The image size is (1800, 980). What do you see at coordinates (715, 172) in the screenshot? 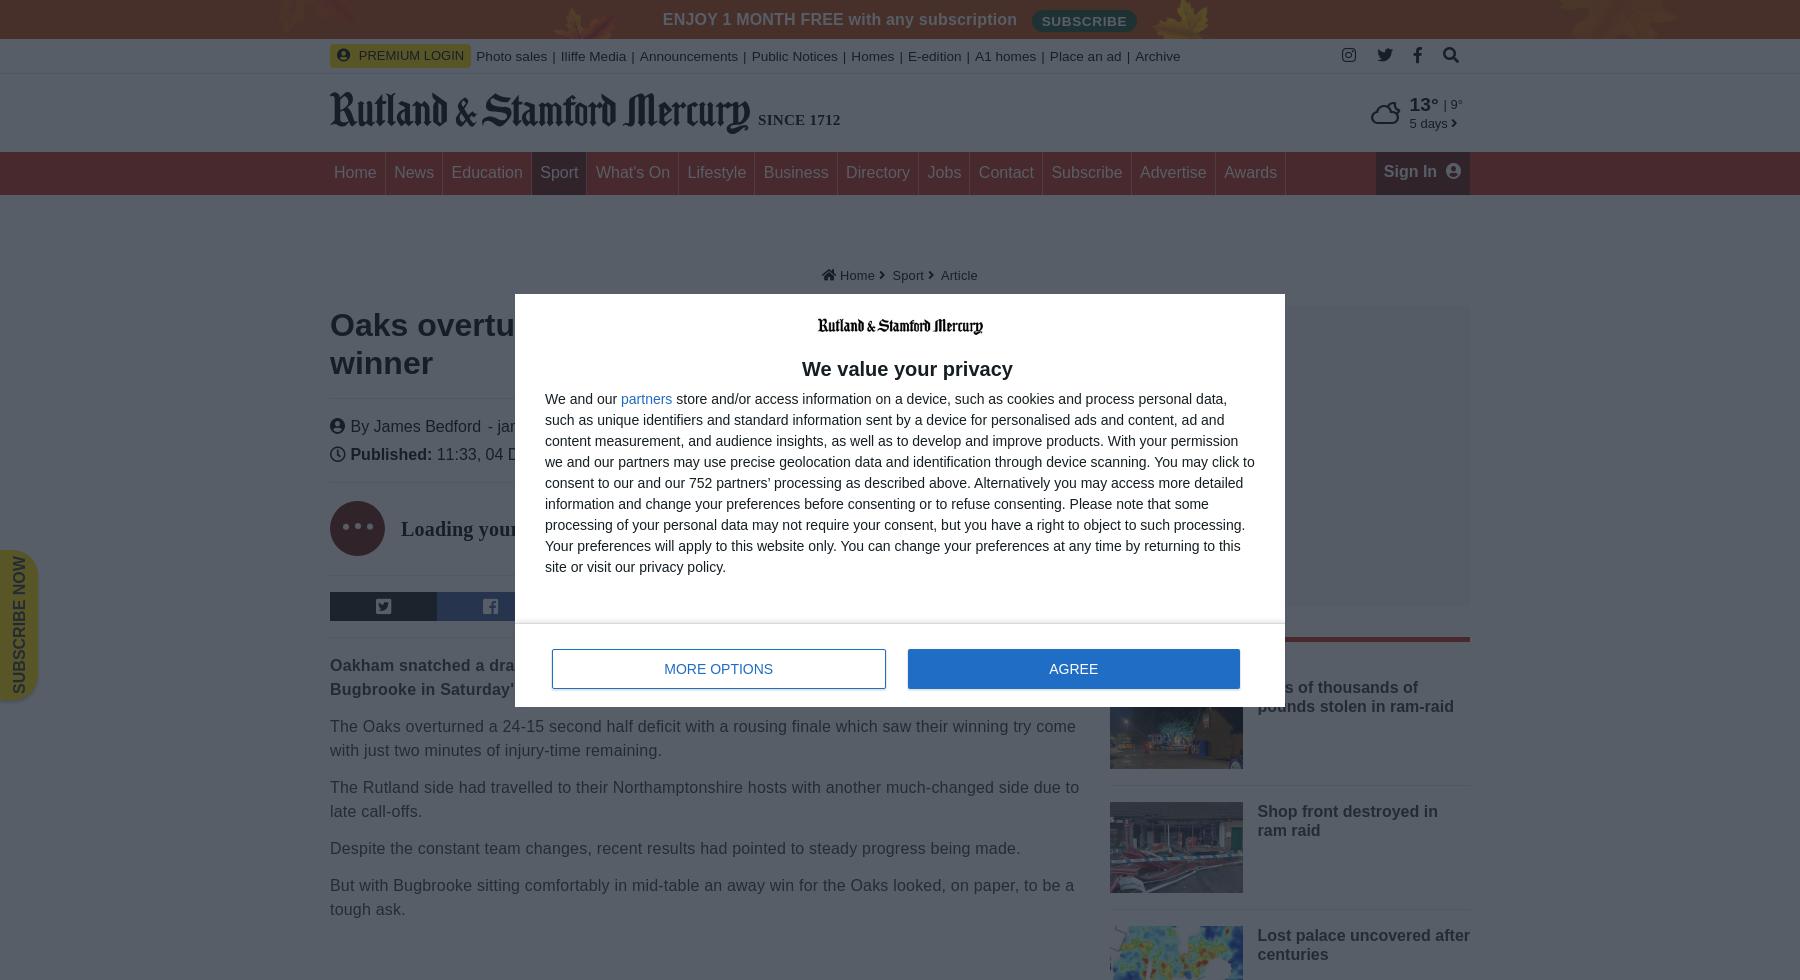
I see `'Lifestyle'` at bounding box center [715, 172].